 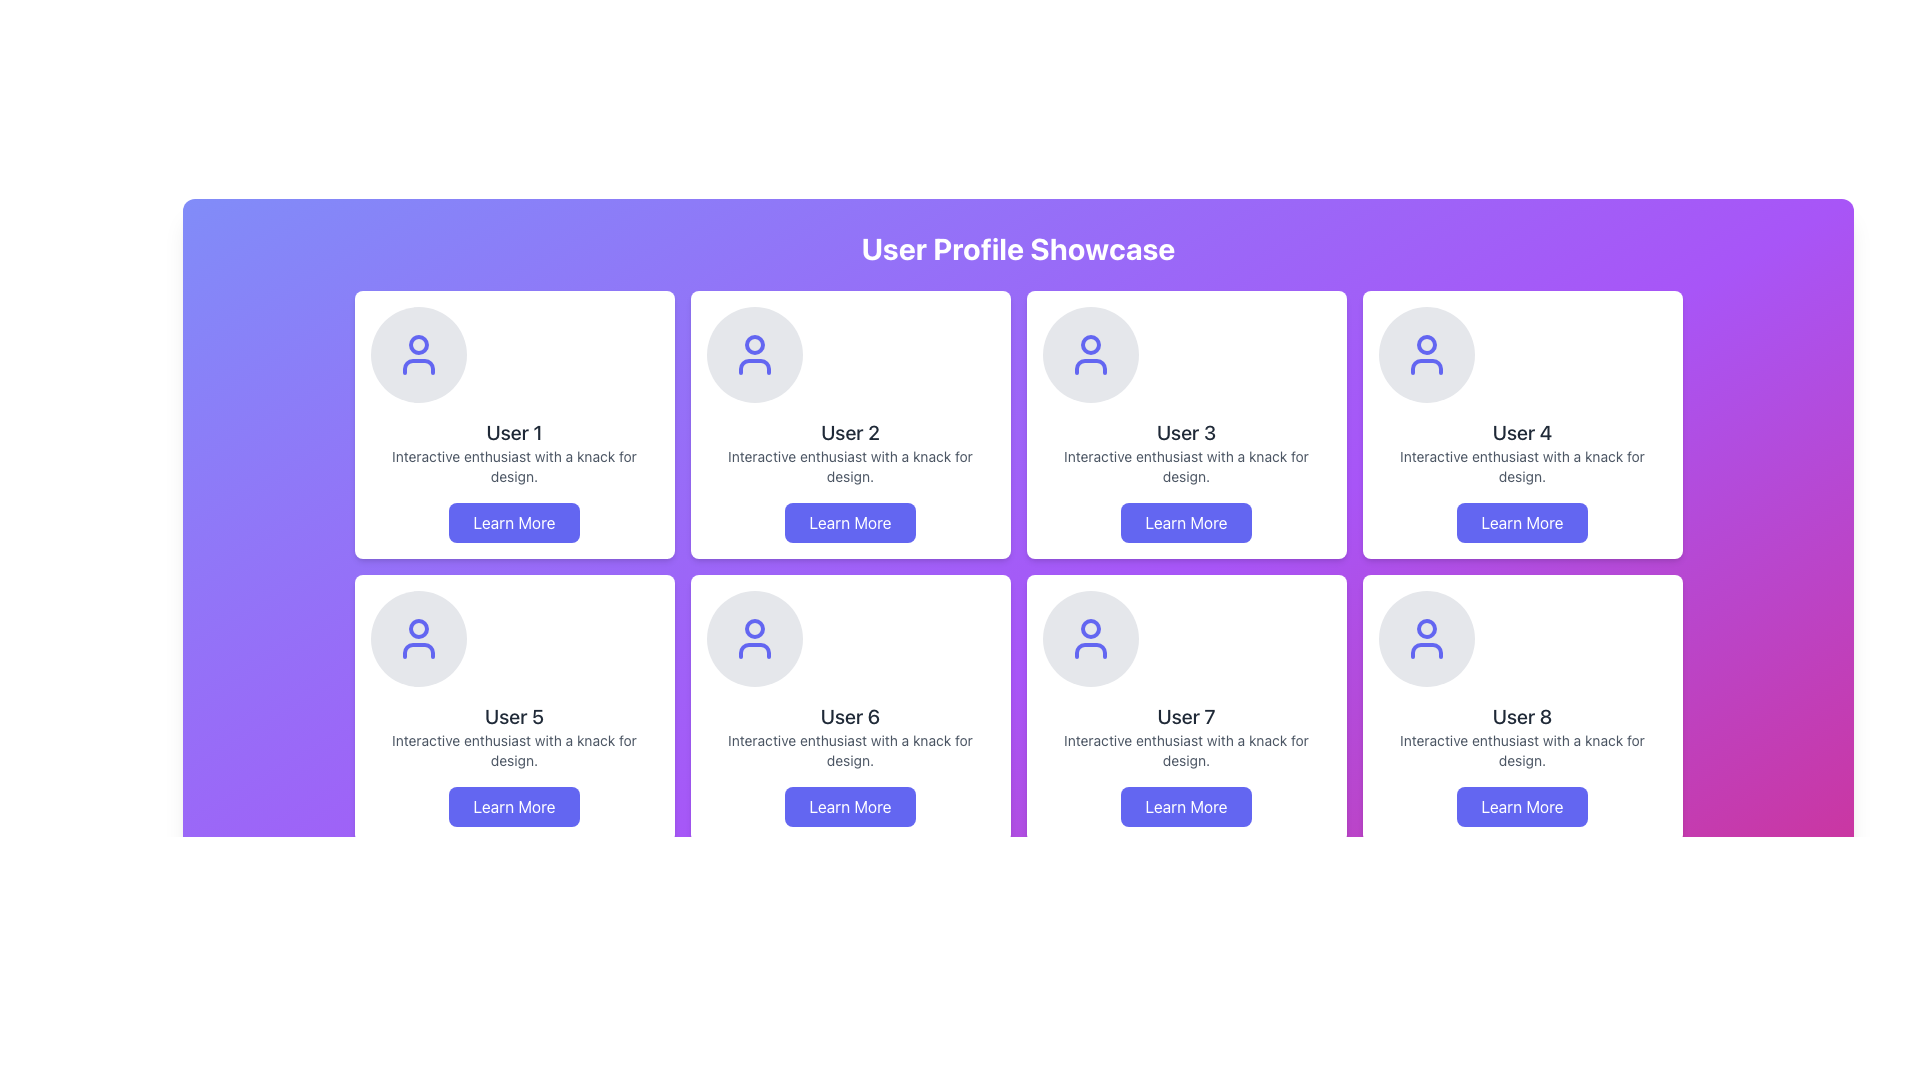 What do you see at coordinates (753, 627) in the screenshot?
I see `the inner circle of the user icon in the sixth card ('User 6') to interact with the user icon` at bounding box center [753, 627].